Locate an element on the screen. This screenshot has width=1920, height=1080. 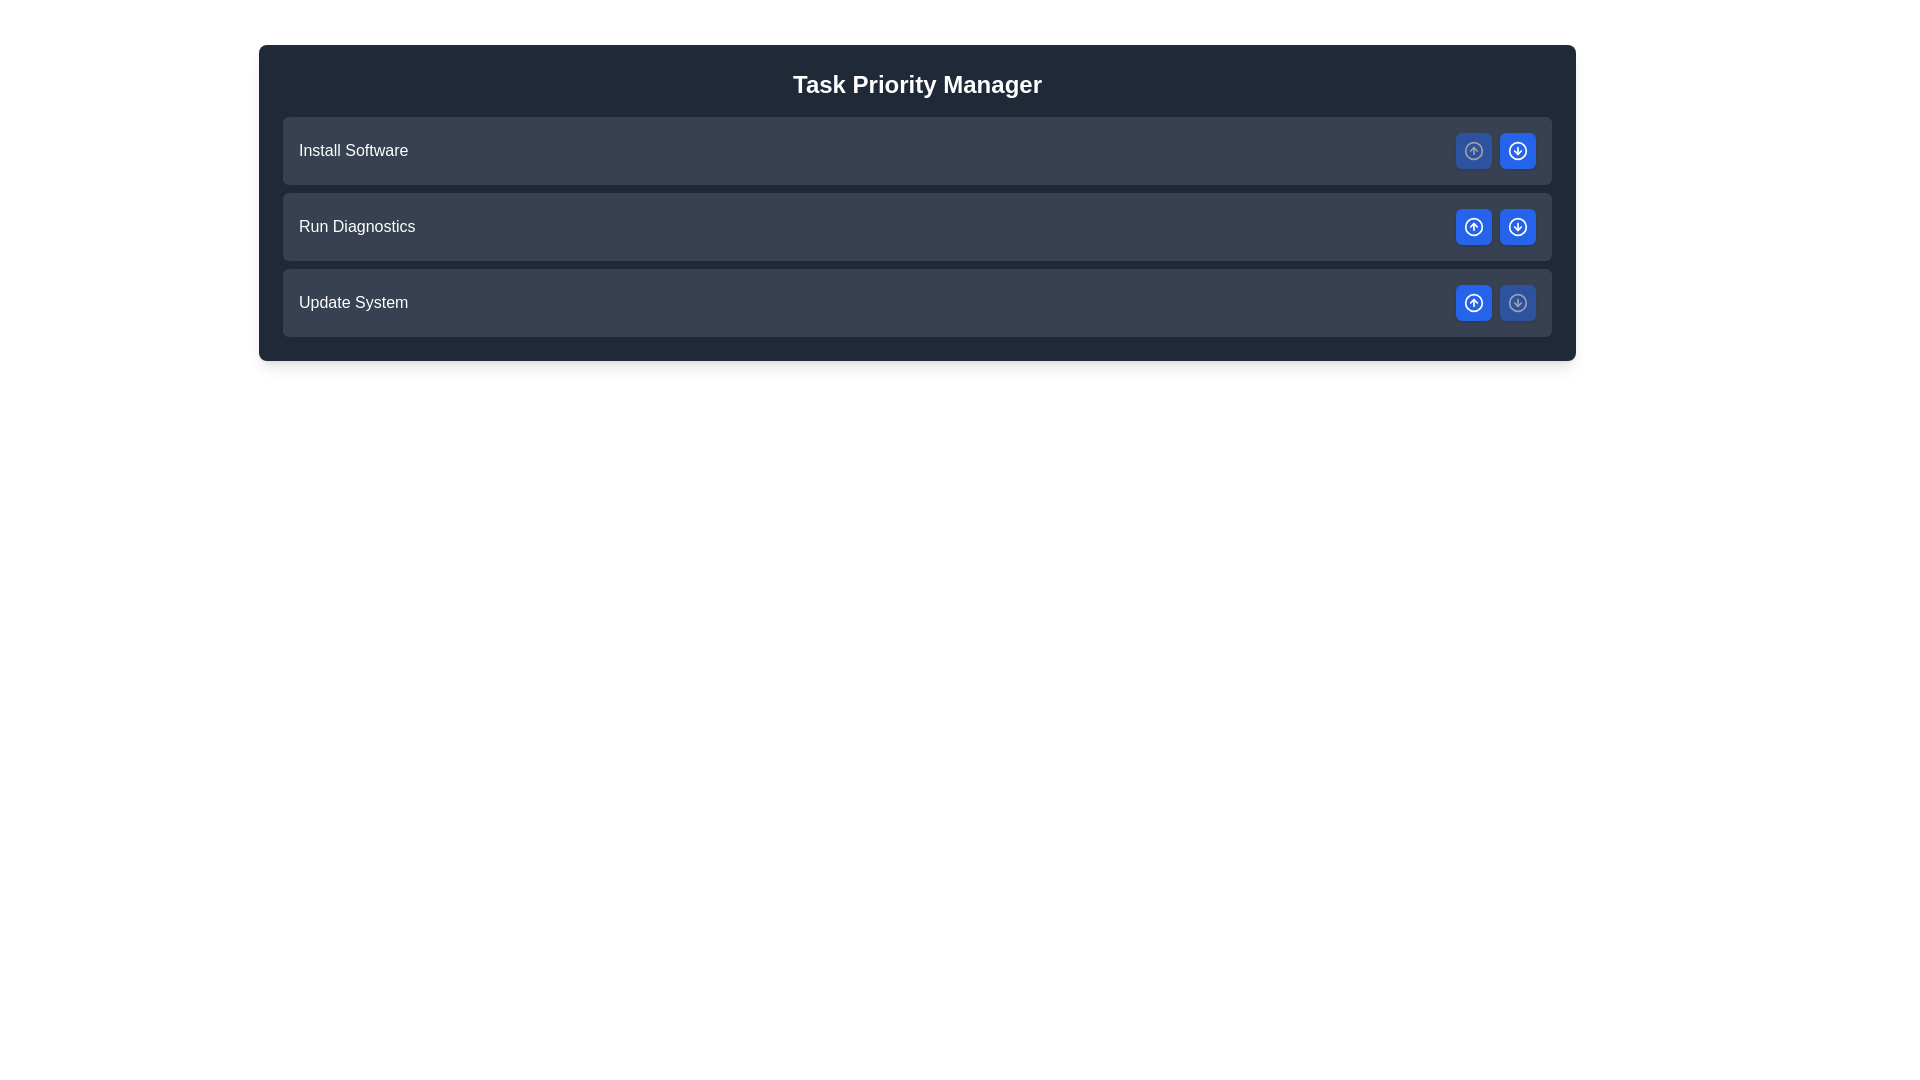
the horizontal button group located on the right-hand side of the 'Run Diagnostics' panel is located at coordinates (1496, 226).